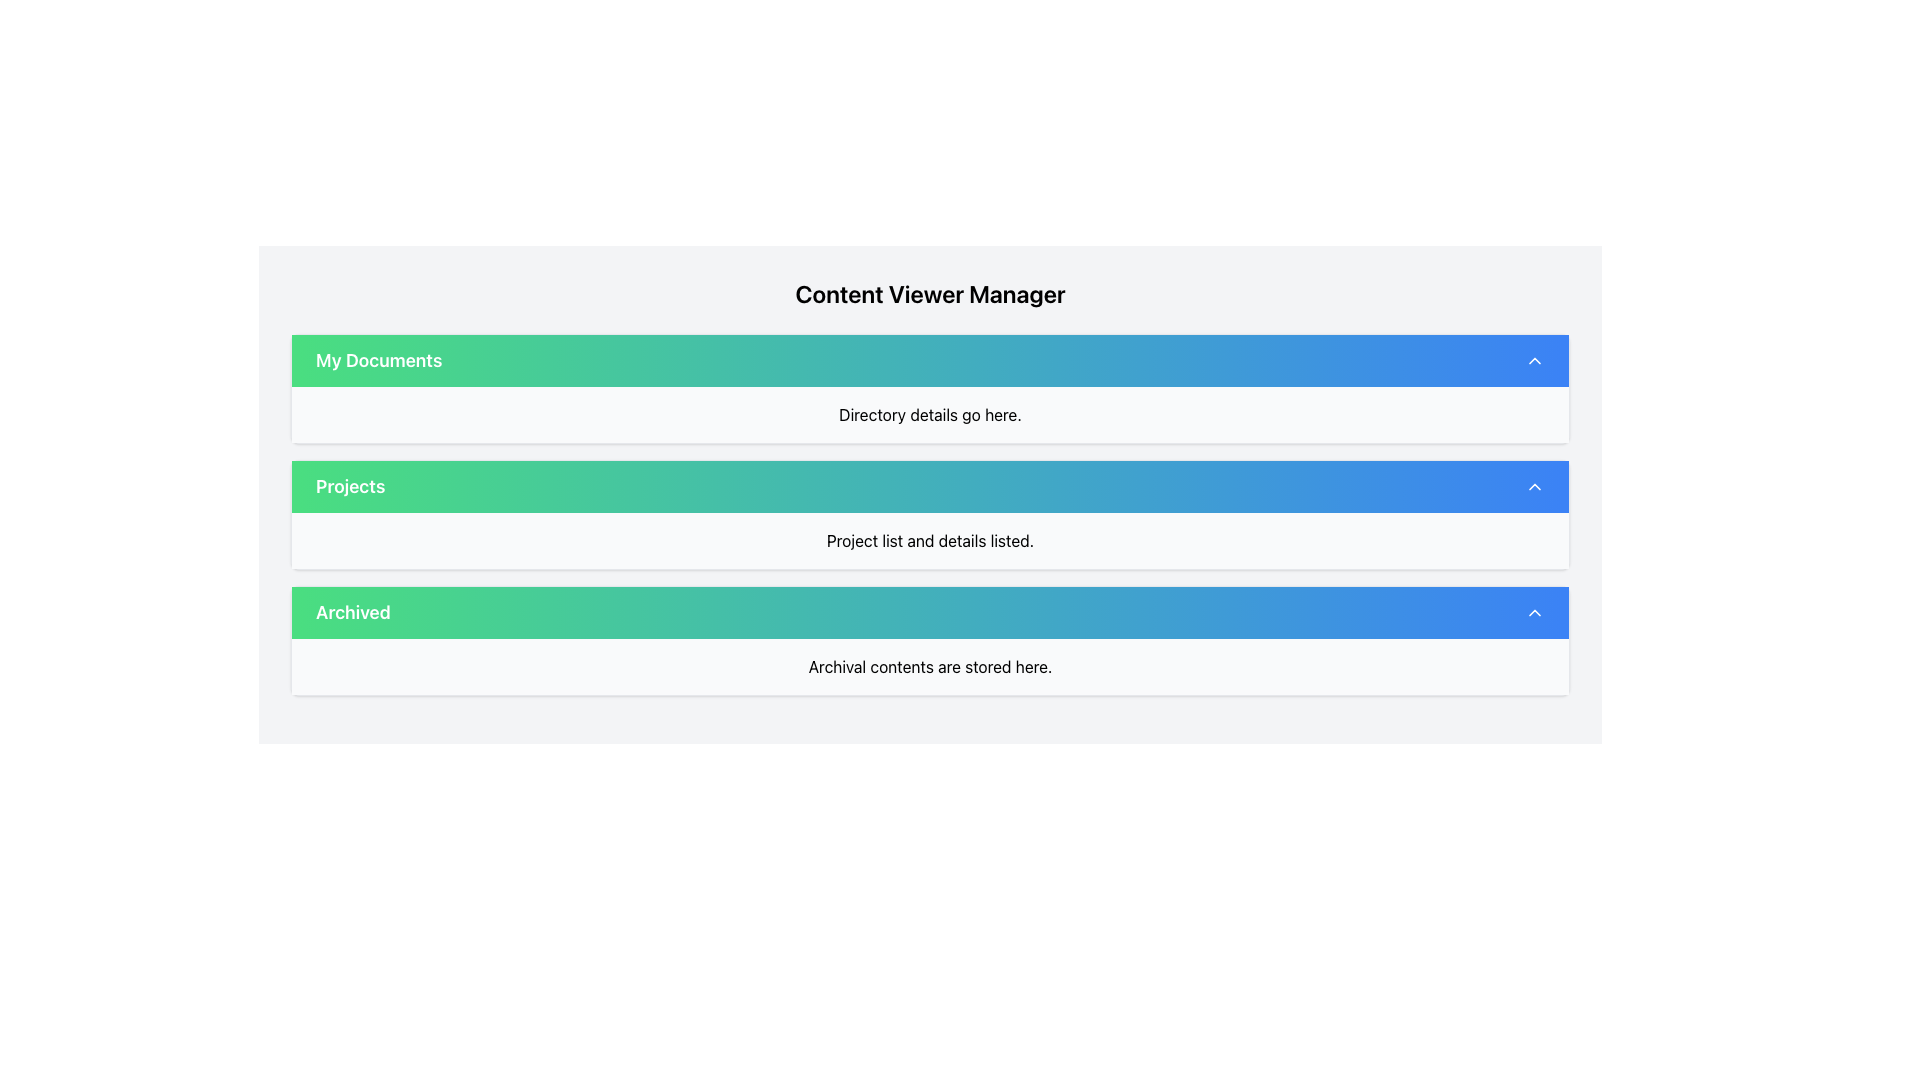 The height and width of the screenshot is (1080, 1920). What do you see at coordinates (353, 612) in the screenshot?
I see `the Text Label that indicates the function related to archived items, positioned to the left of the 'Archived' bar in the vertical list` at bounding box center [353, 612].